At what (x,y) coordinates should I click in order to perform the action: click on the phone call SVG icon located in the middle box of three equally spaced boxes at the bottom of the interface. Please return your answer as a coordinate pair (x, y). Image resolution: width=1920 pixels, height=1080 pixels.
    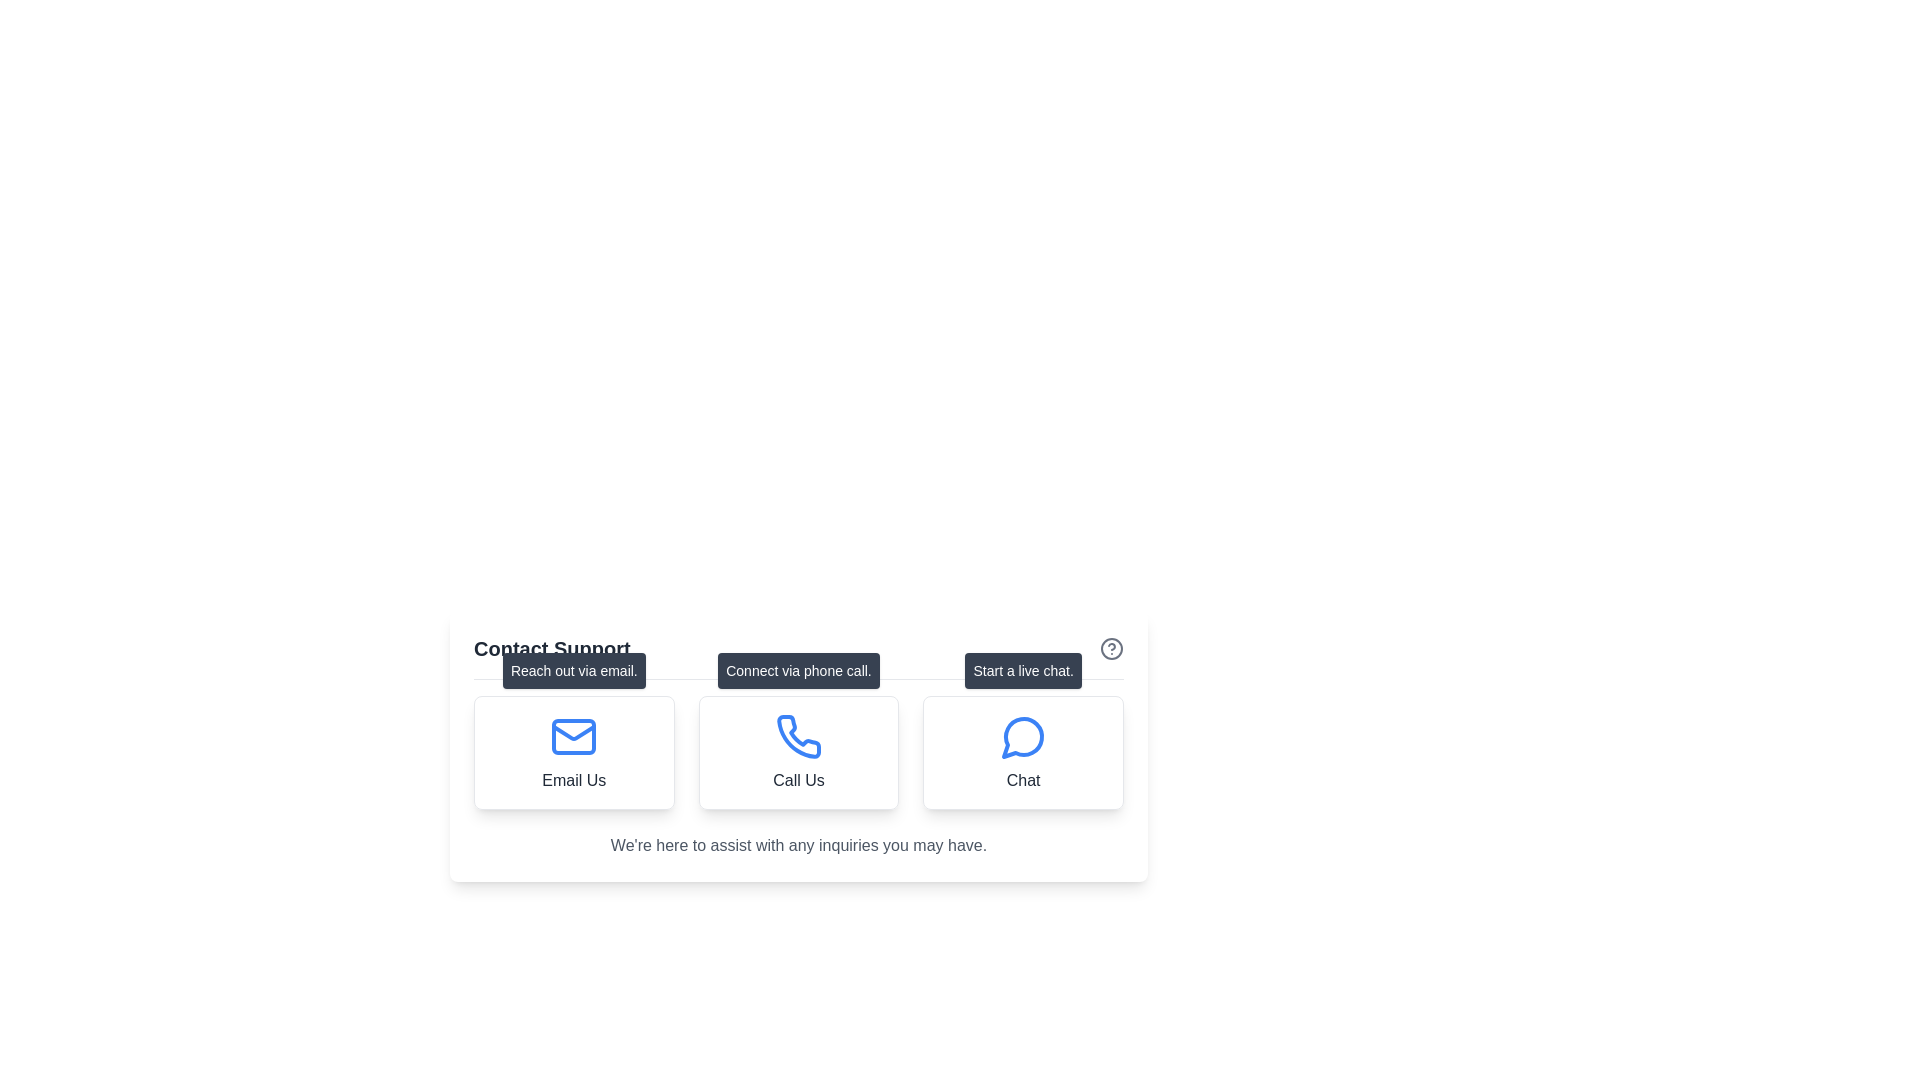
    Looking at the image, I should click on (798, 736).